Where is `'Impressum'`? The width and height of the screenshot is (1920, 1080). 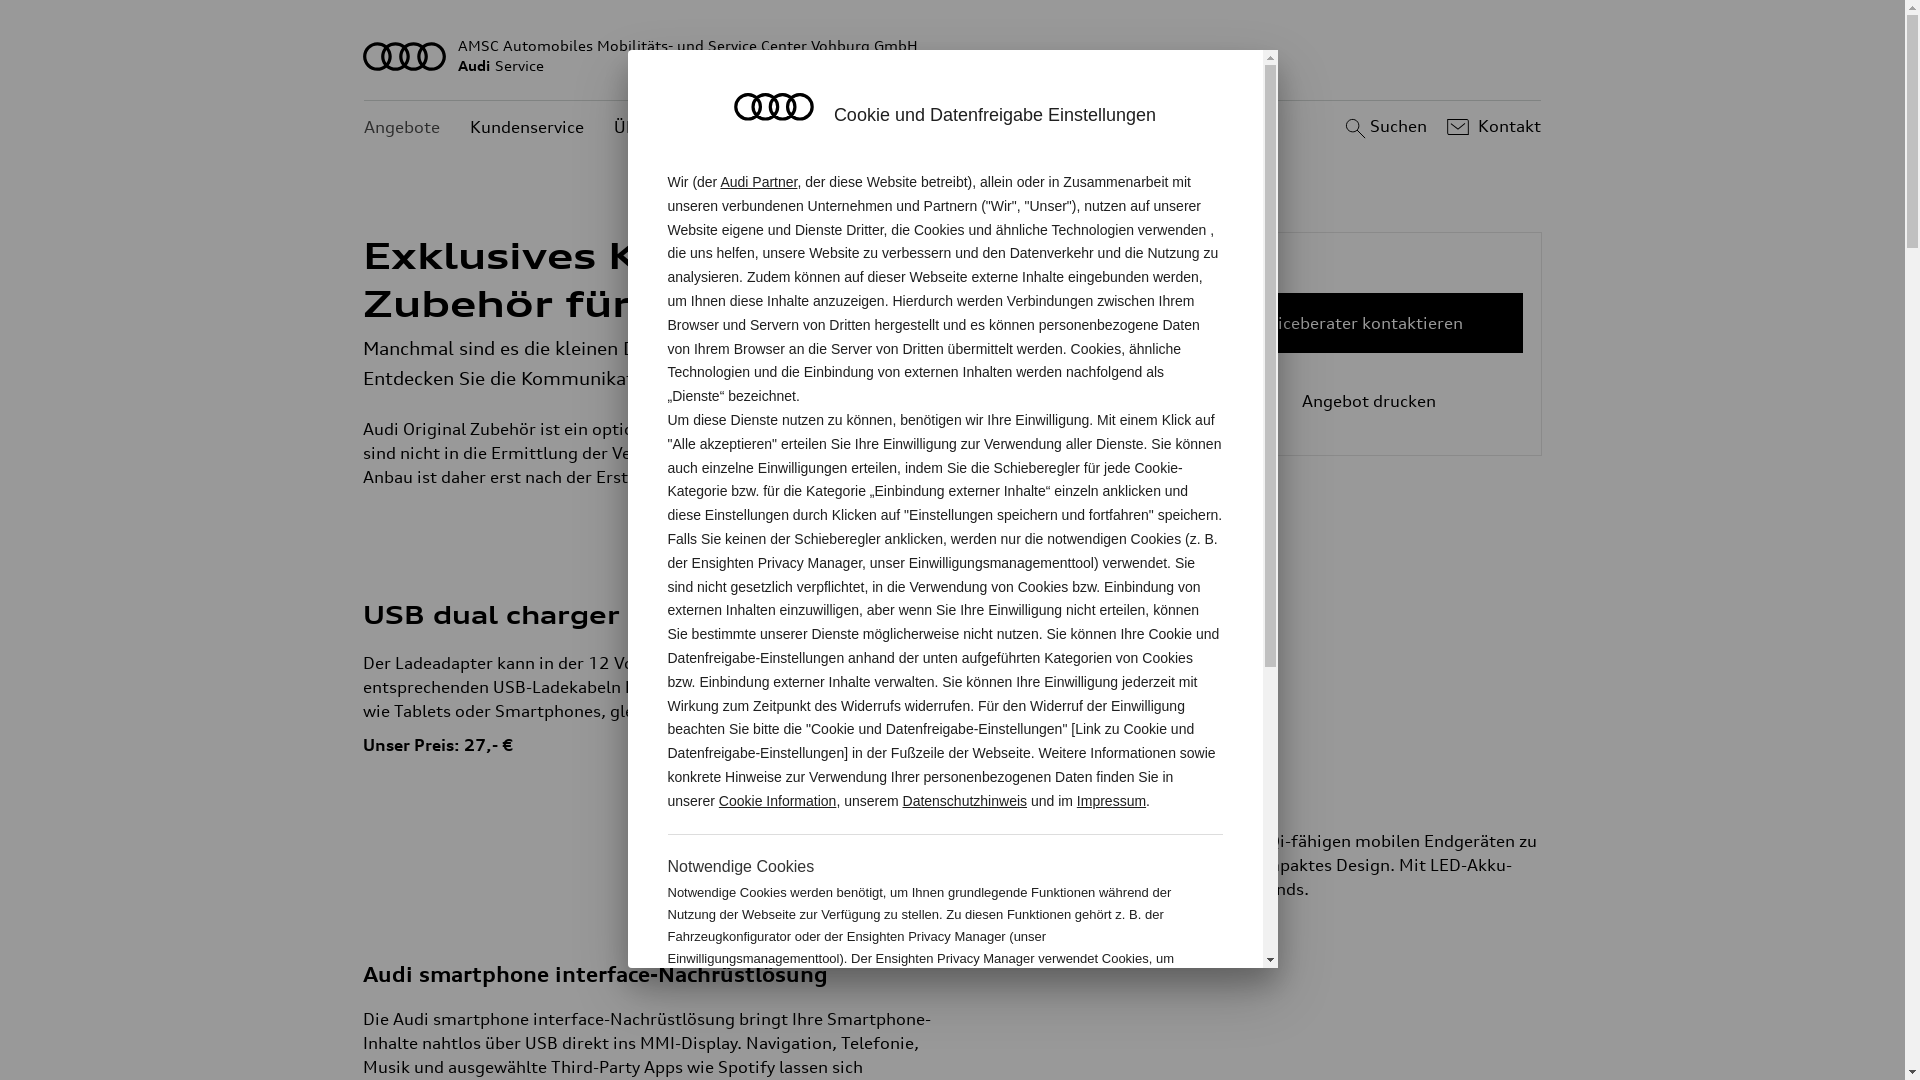
'Impressum' is located at coordinates (1110, 800).